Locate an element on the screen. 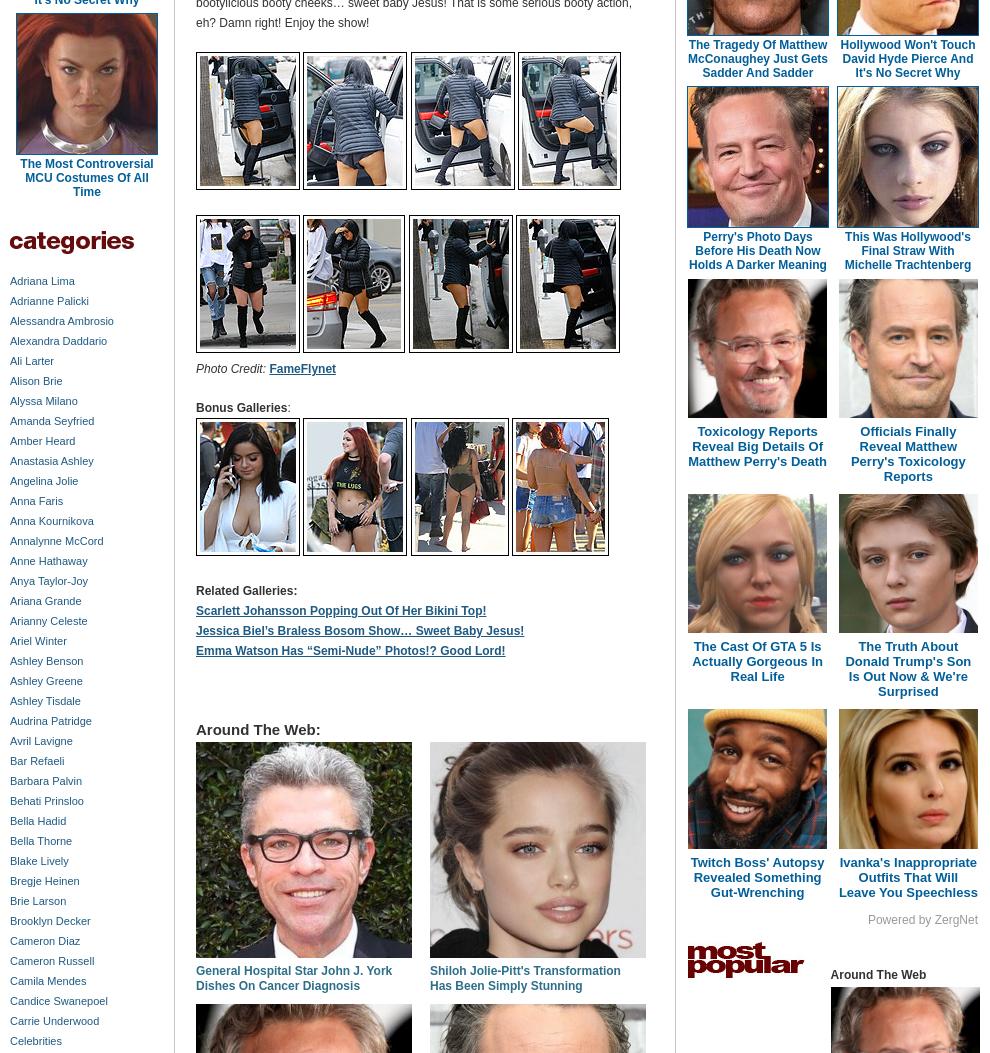 The image size is (990, 1053). 'Alexandra Daddario' is located at coordinates (58, 339).